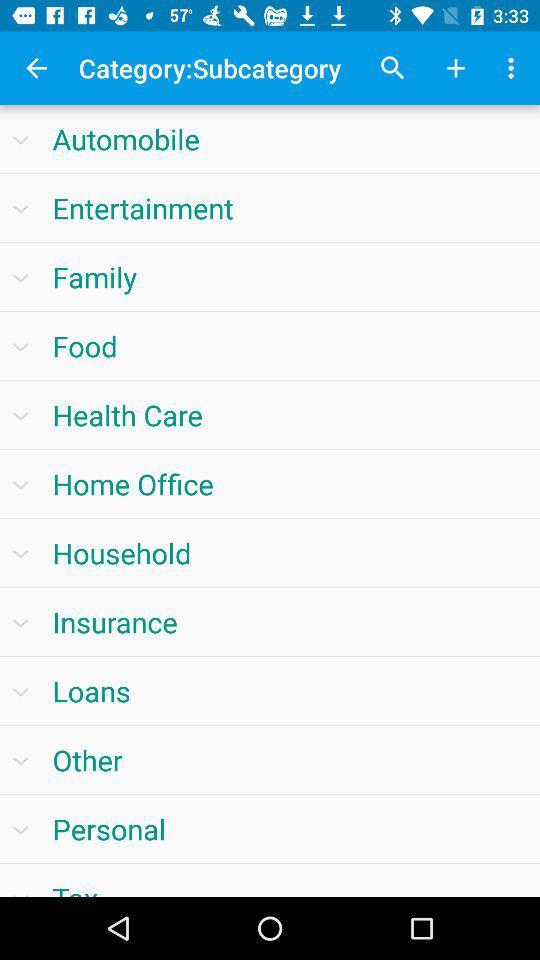  What do you see at coordinates (36, 68) in the screenshot?
I see `the app to the left of the category:subcategory app` at bounding box center [36, 68].